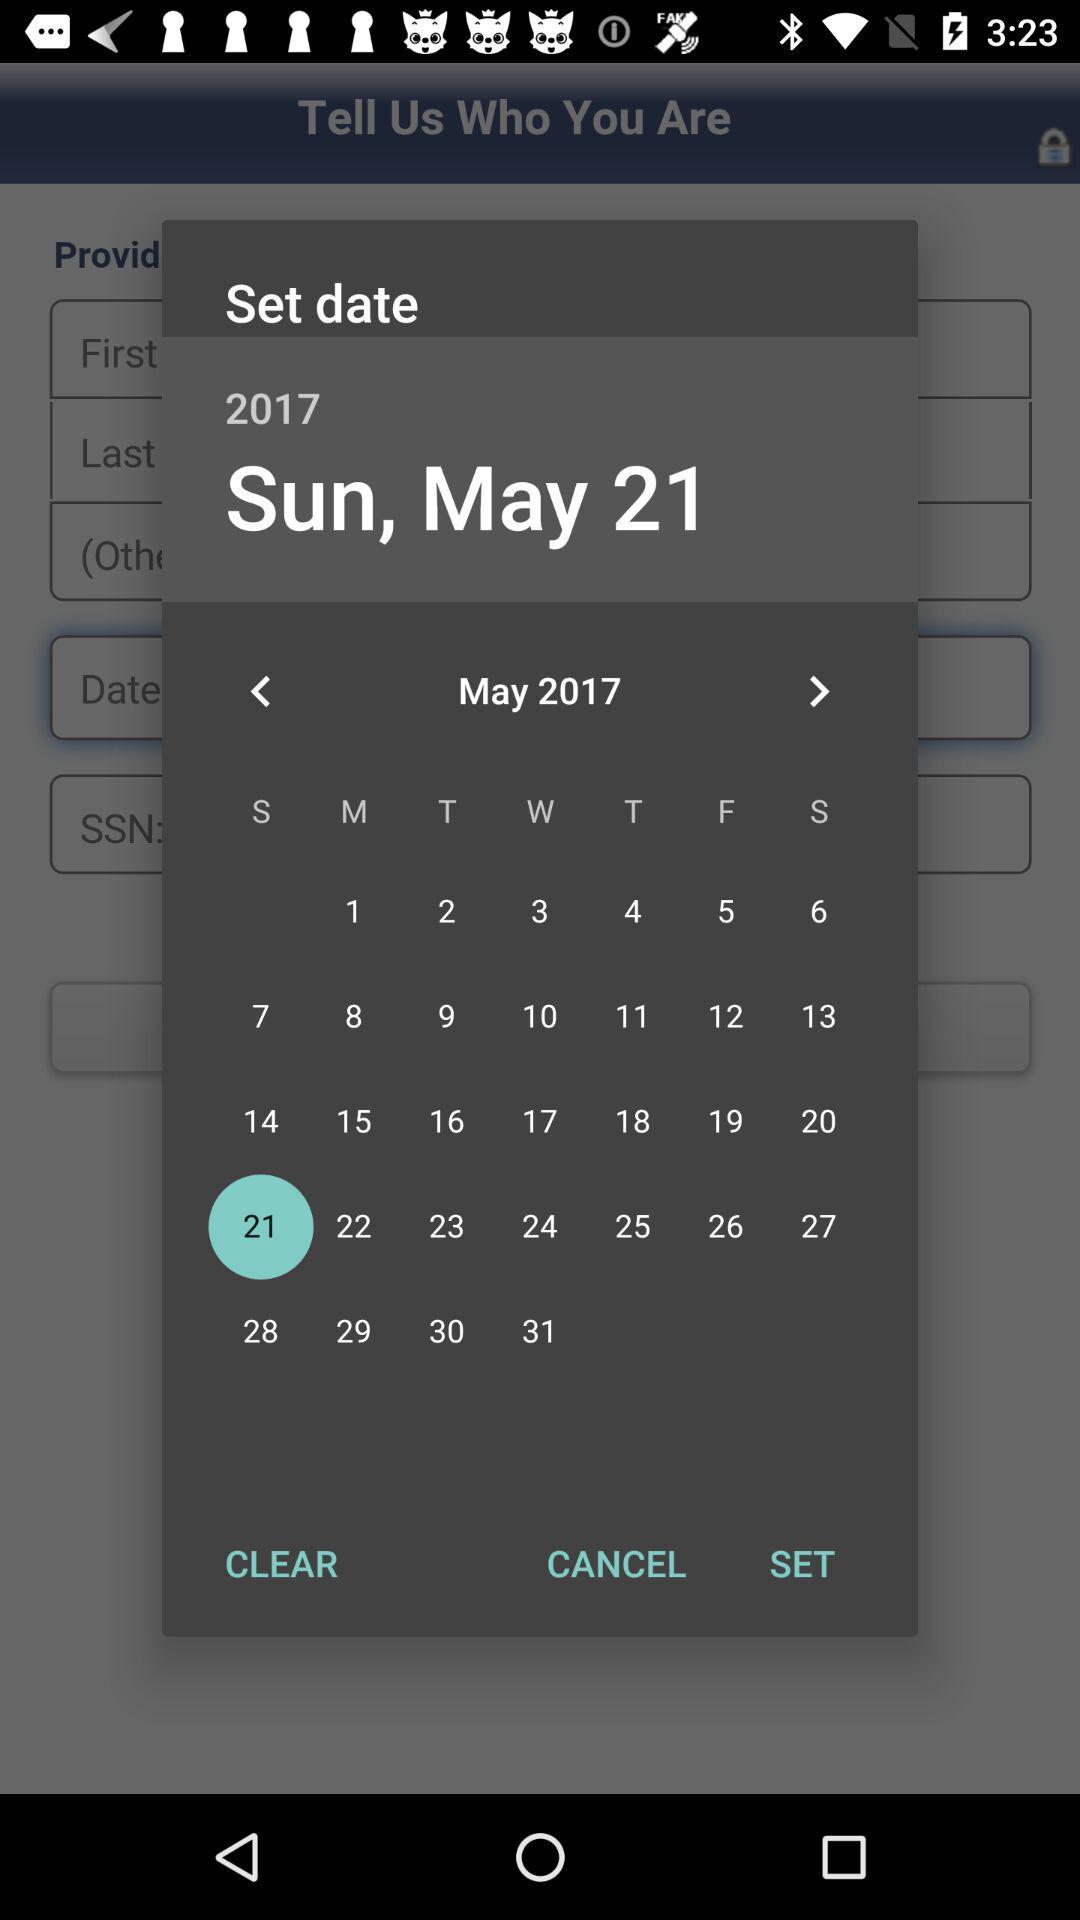 Image resolution: width=1080 pixels, height=1920 pixels. Describe the element at coordinates (615, 1562) in the screenshot. I see `the cancel item` at that location.